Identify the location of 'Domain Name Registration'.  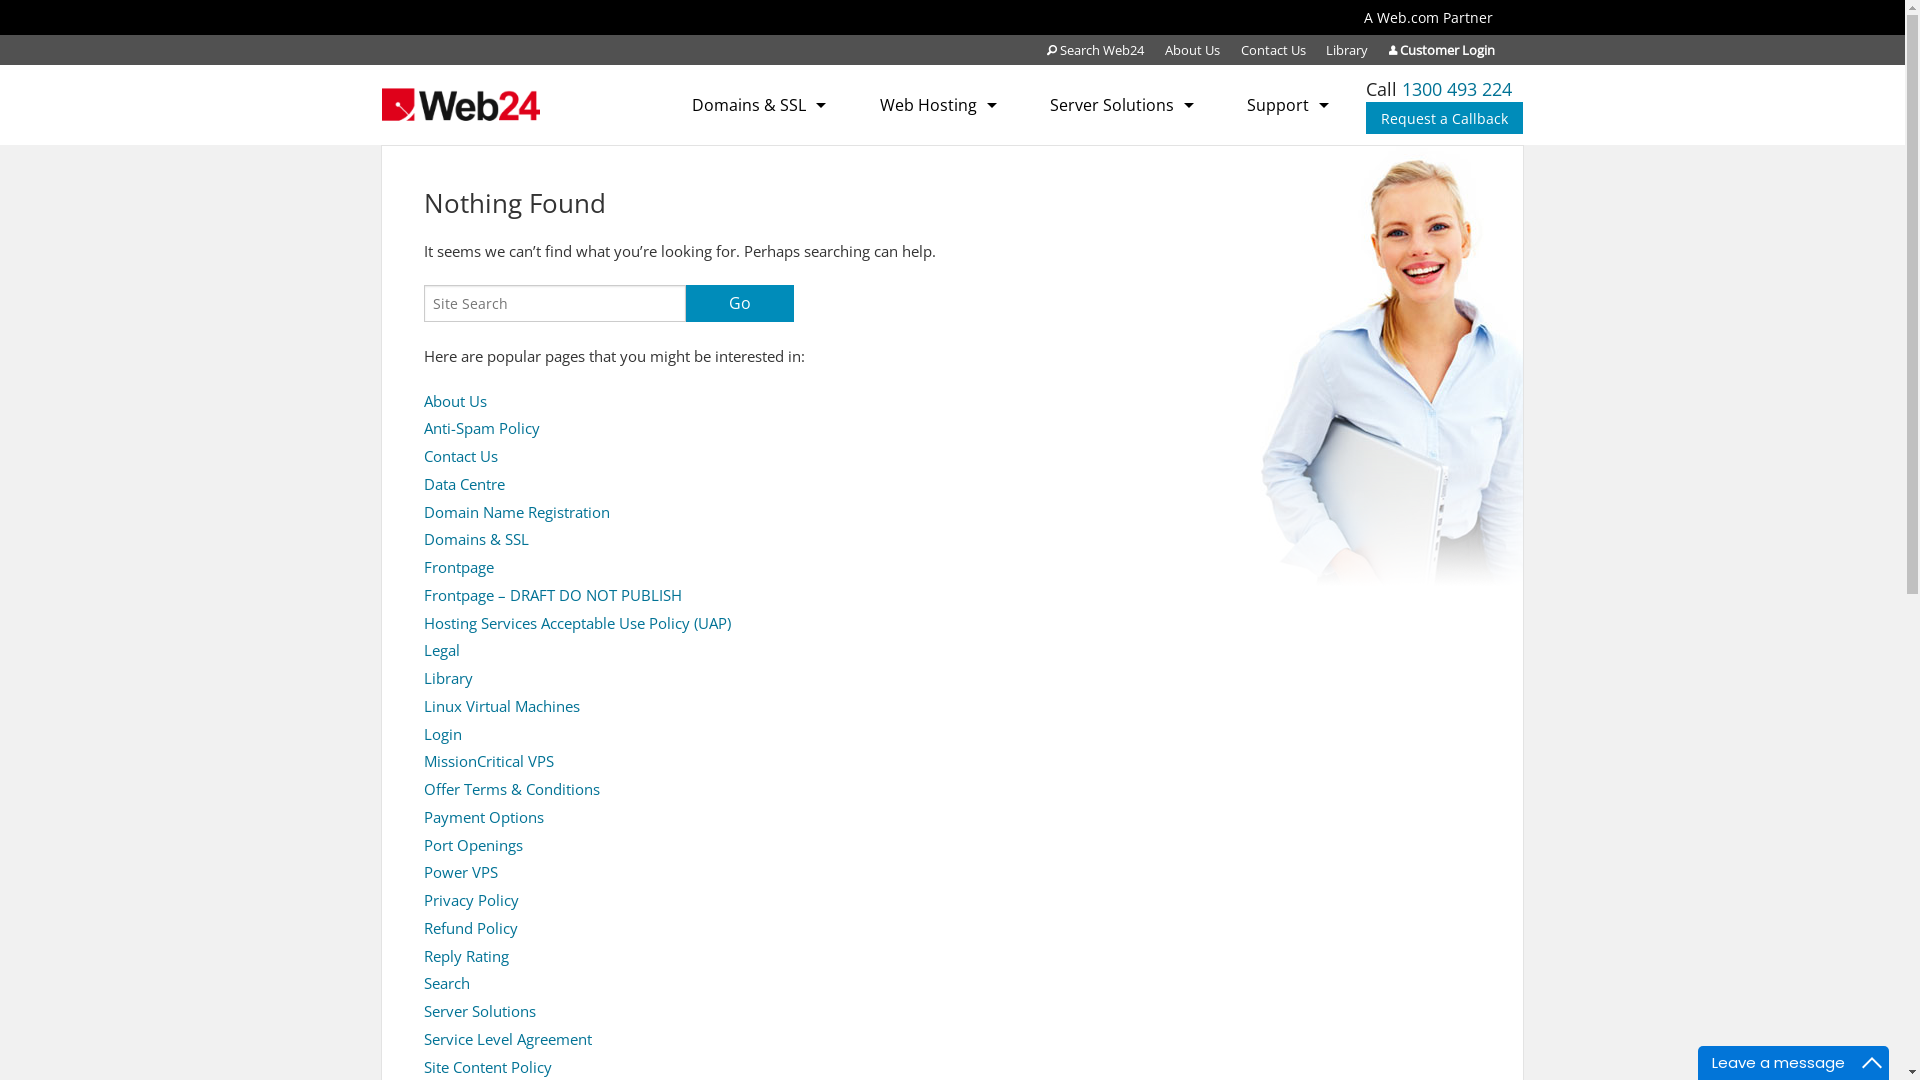
(517, 511).